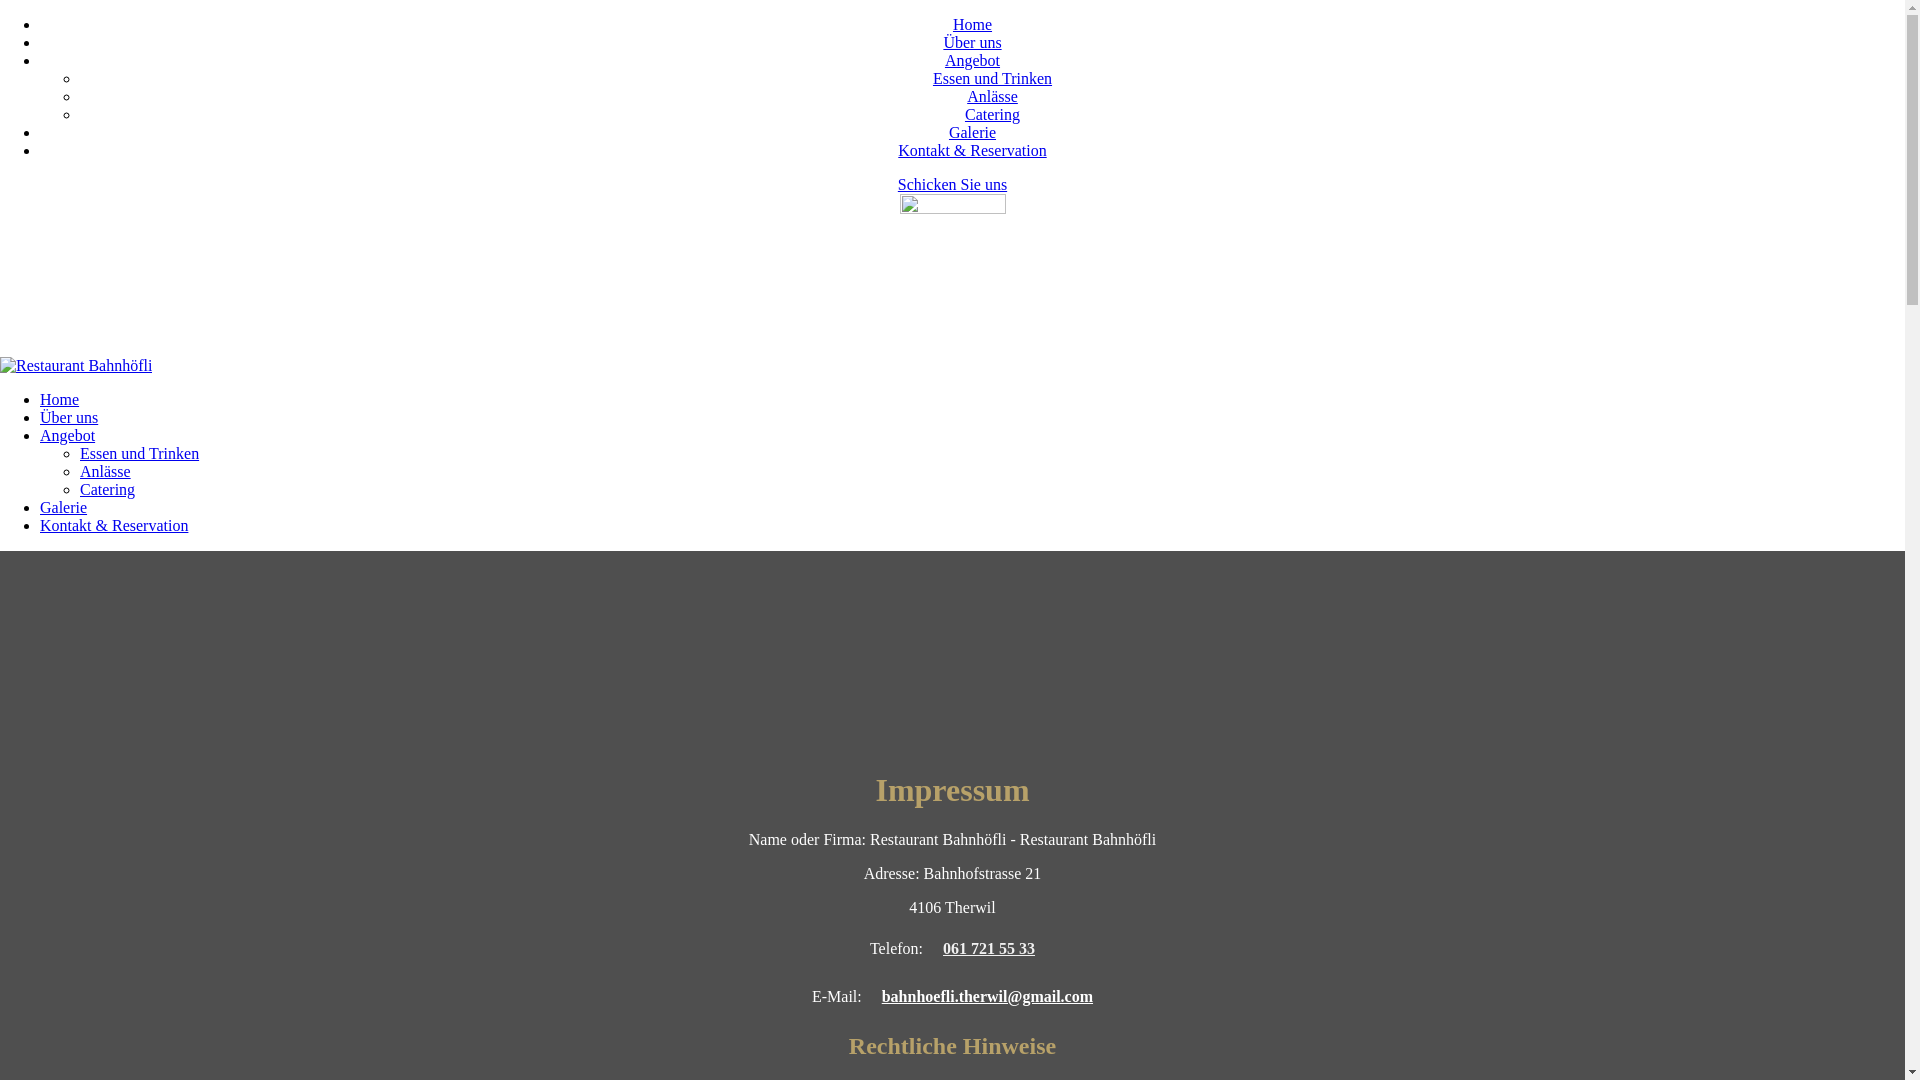 This screenshot has width=1920, height=1080. What do you see at coordinates (987, 996) in the screenshot?
I see `'bahnhoefli.therwil@gmail.com'` at bounding box center [987, 996].